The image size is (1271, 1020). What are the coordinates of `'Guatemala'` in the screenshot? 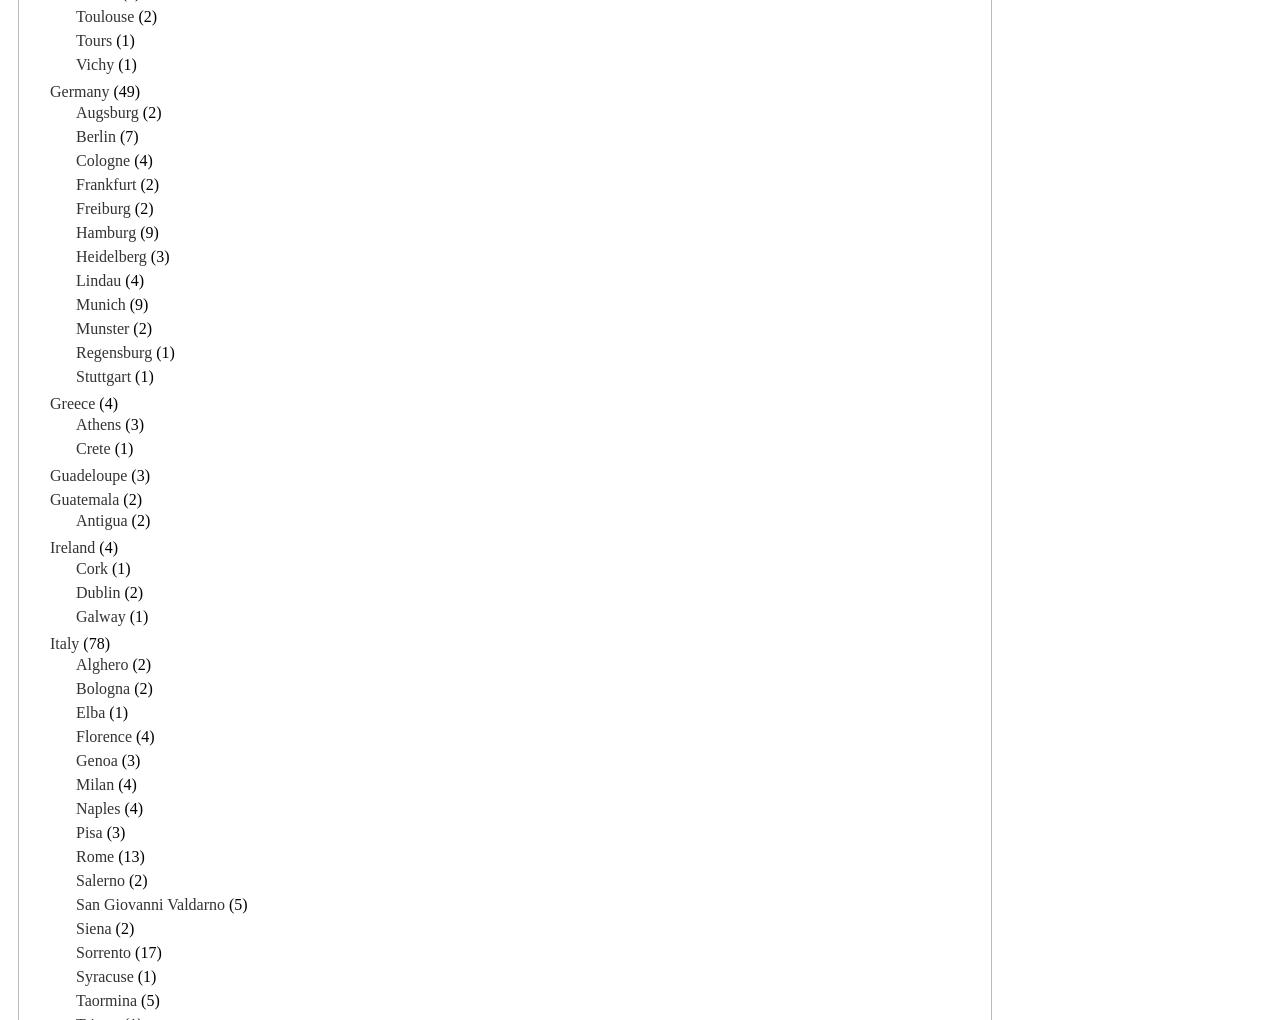 It's located at (48, 498).